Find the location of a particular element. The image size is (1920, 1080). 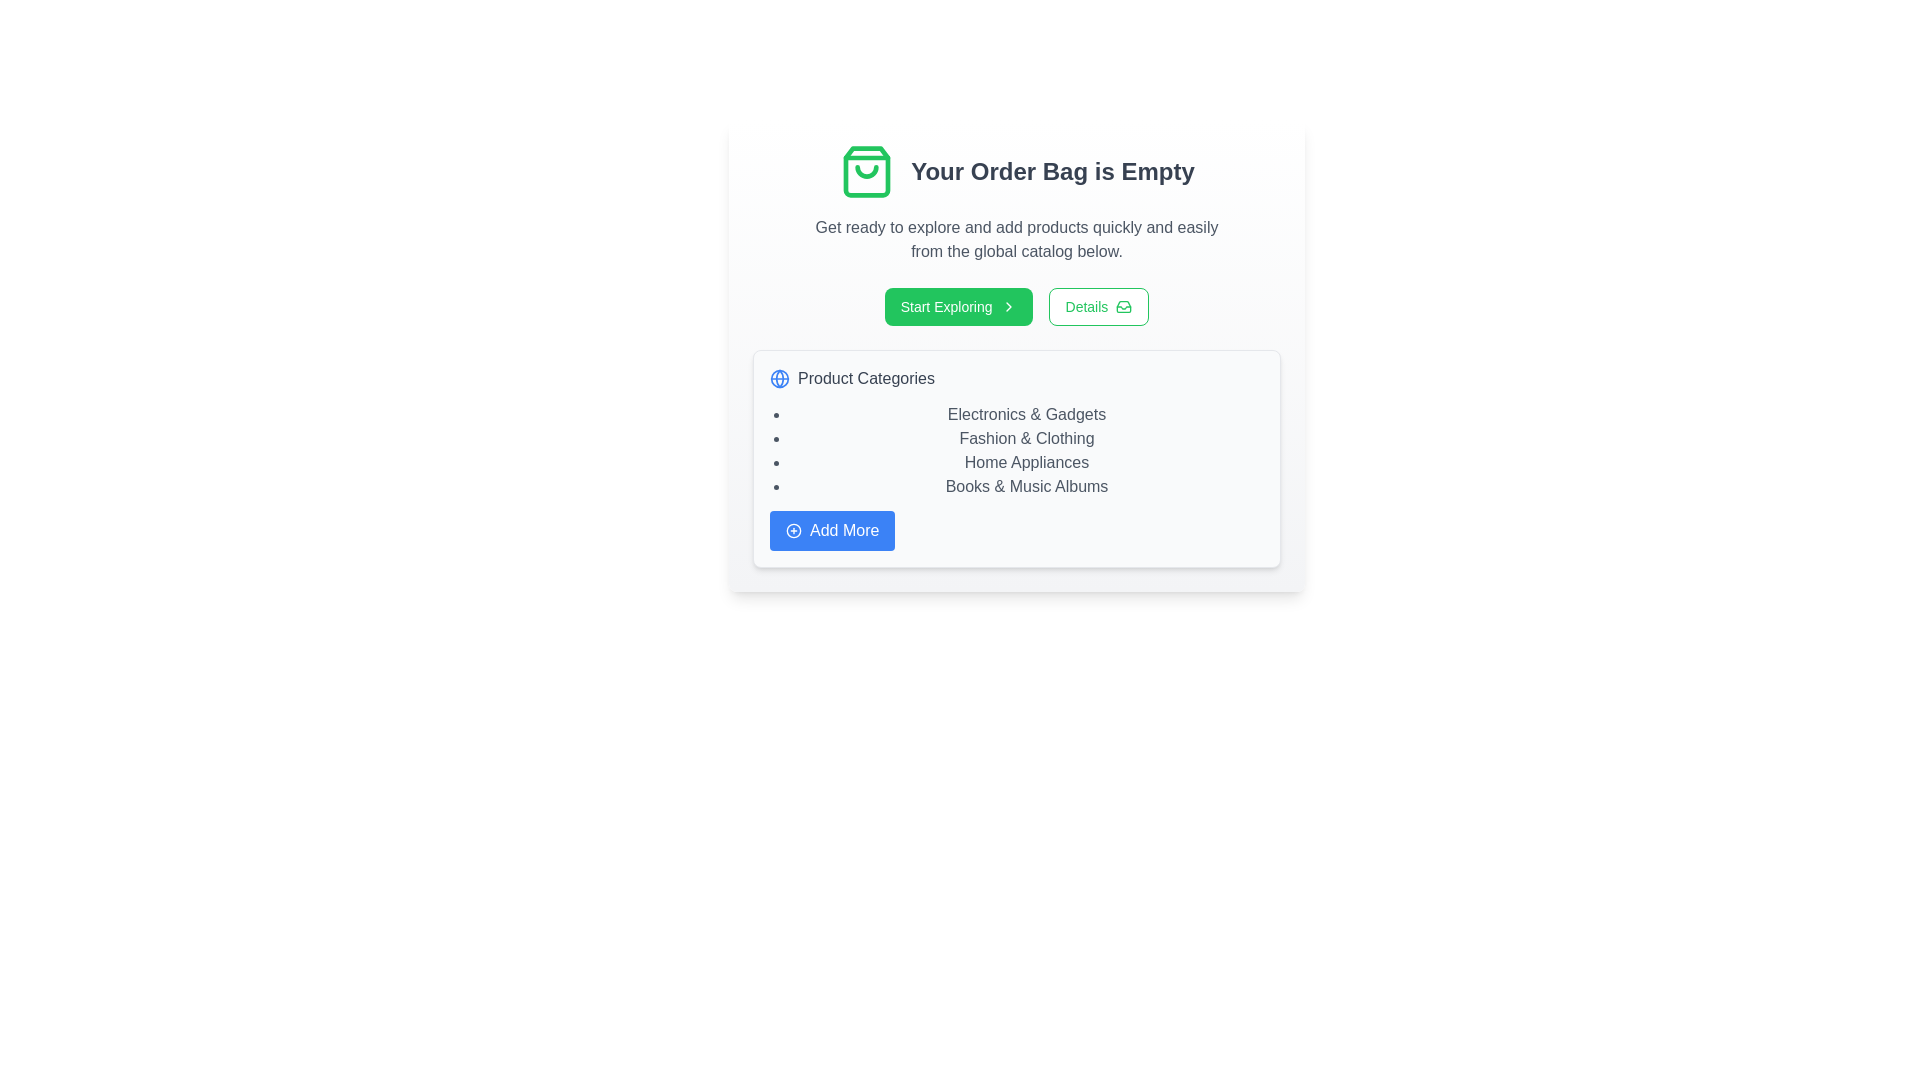

the informational text indicating the empty status of the order bag, located next to the left-aligned green shopping bag icon is located at coordinates (1051, 171).